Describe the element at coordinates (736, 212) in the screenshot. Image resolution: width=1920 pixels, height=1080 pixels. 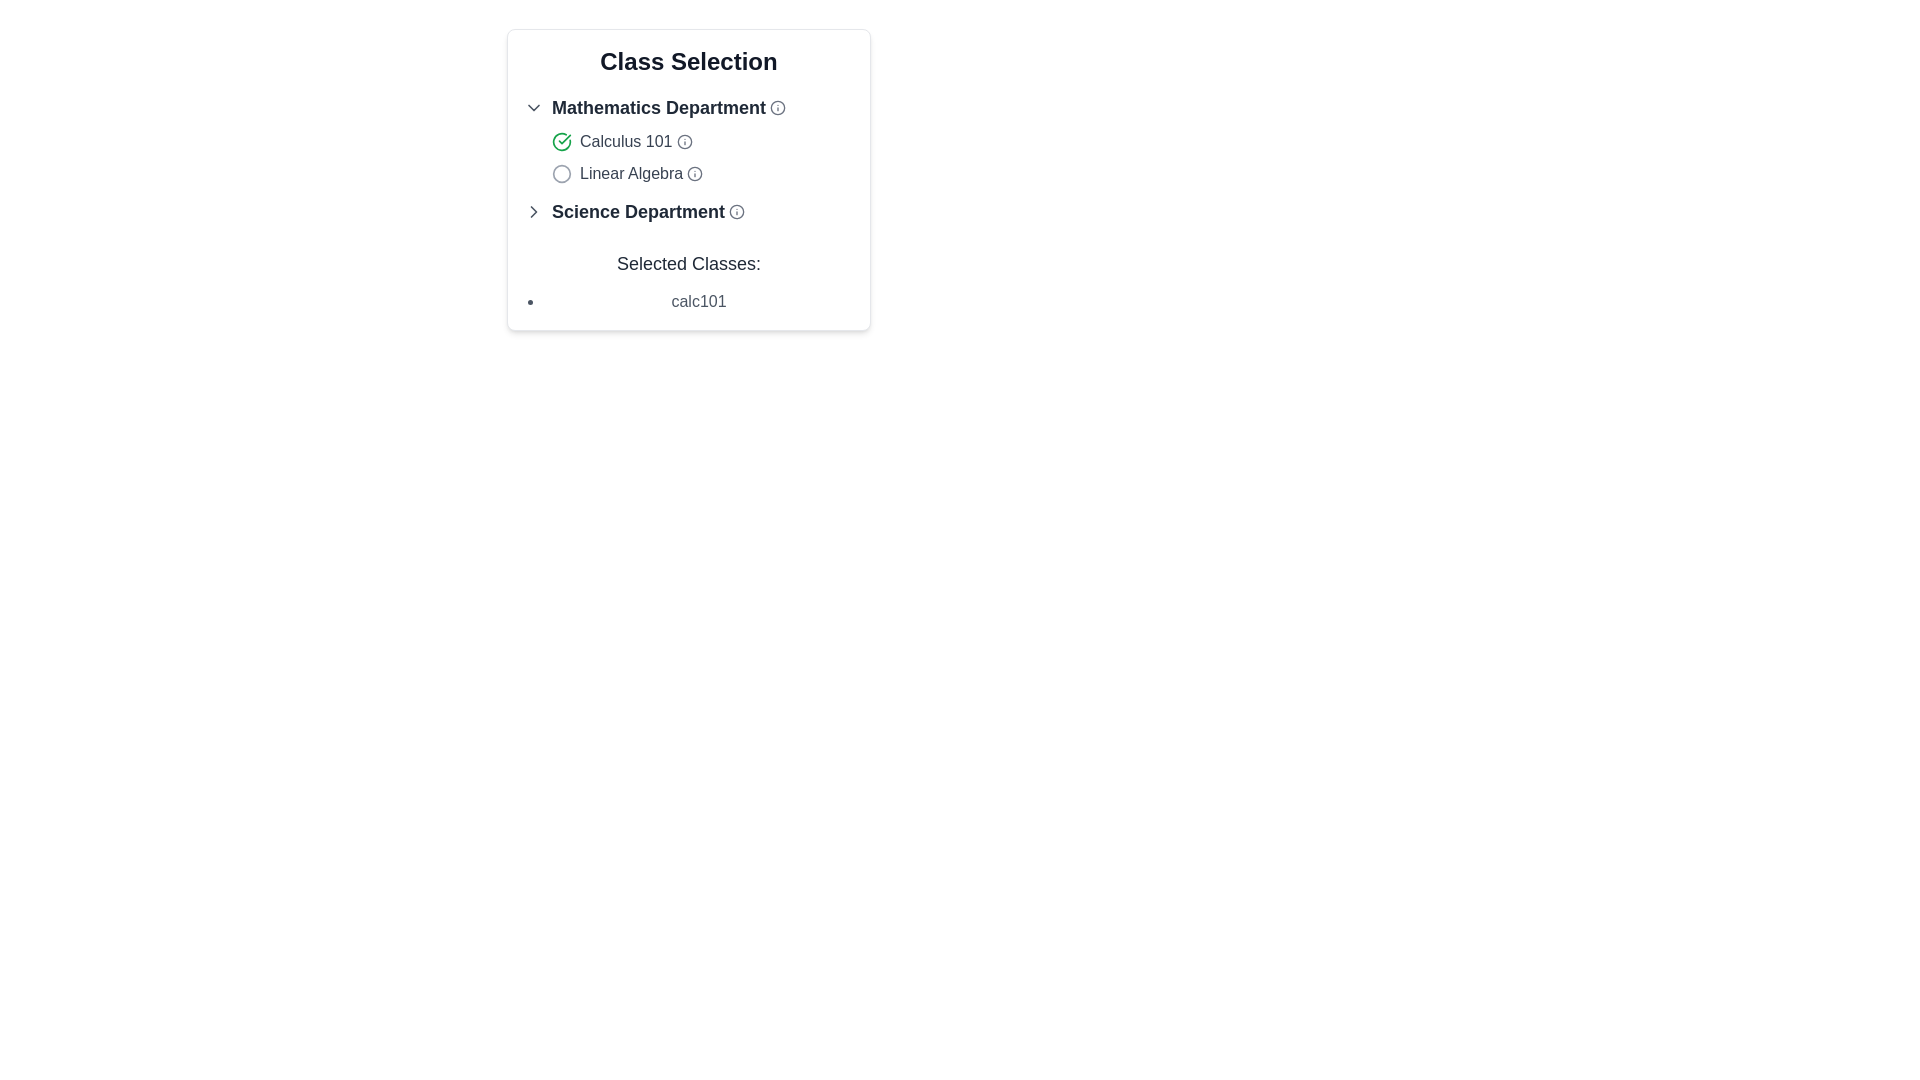
I see `the circular gray icon located to the right of the 'Science Department' label` at that location.